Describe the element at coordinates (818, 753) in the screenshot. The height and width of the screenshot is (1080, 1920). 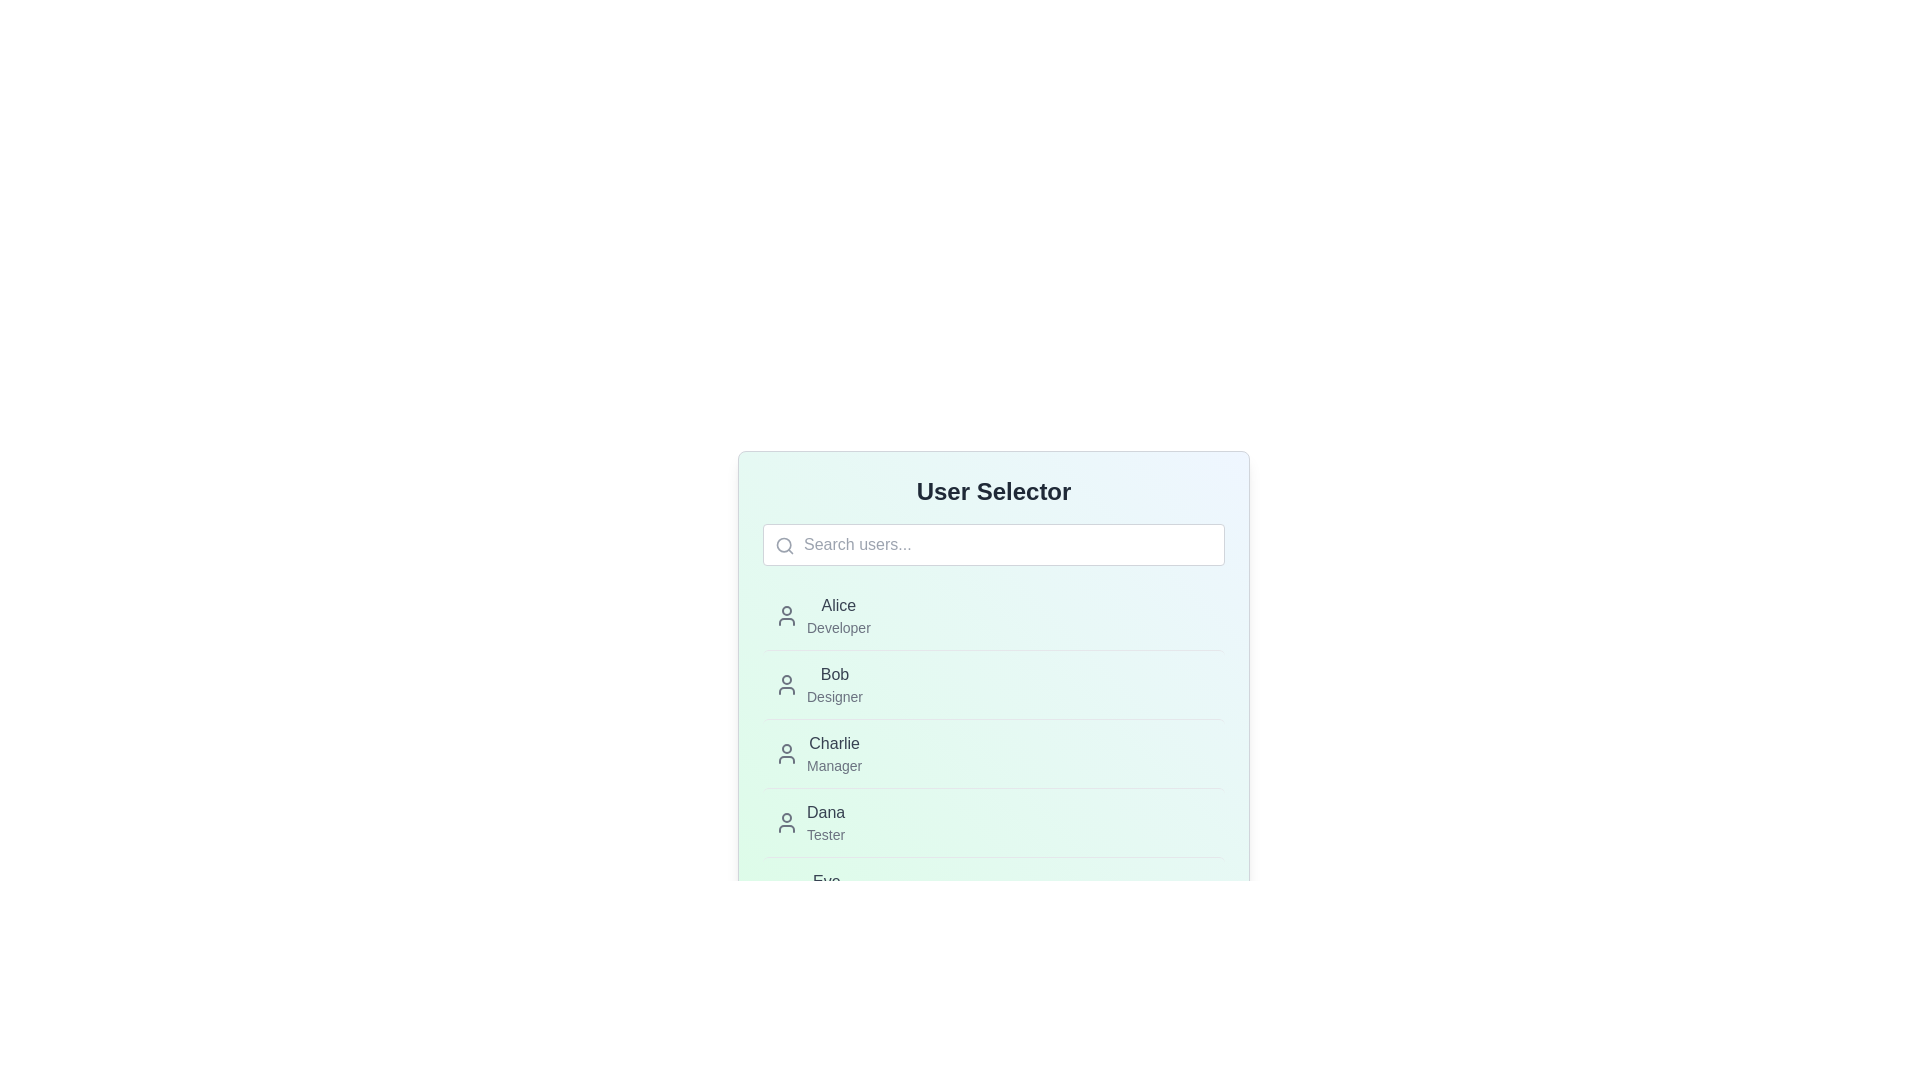
I see `the list item representing 'Charlie', which displays 'Charlie' in a larger font and 'Manager' in a smaller font, styled in gray tones` at that location.